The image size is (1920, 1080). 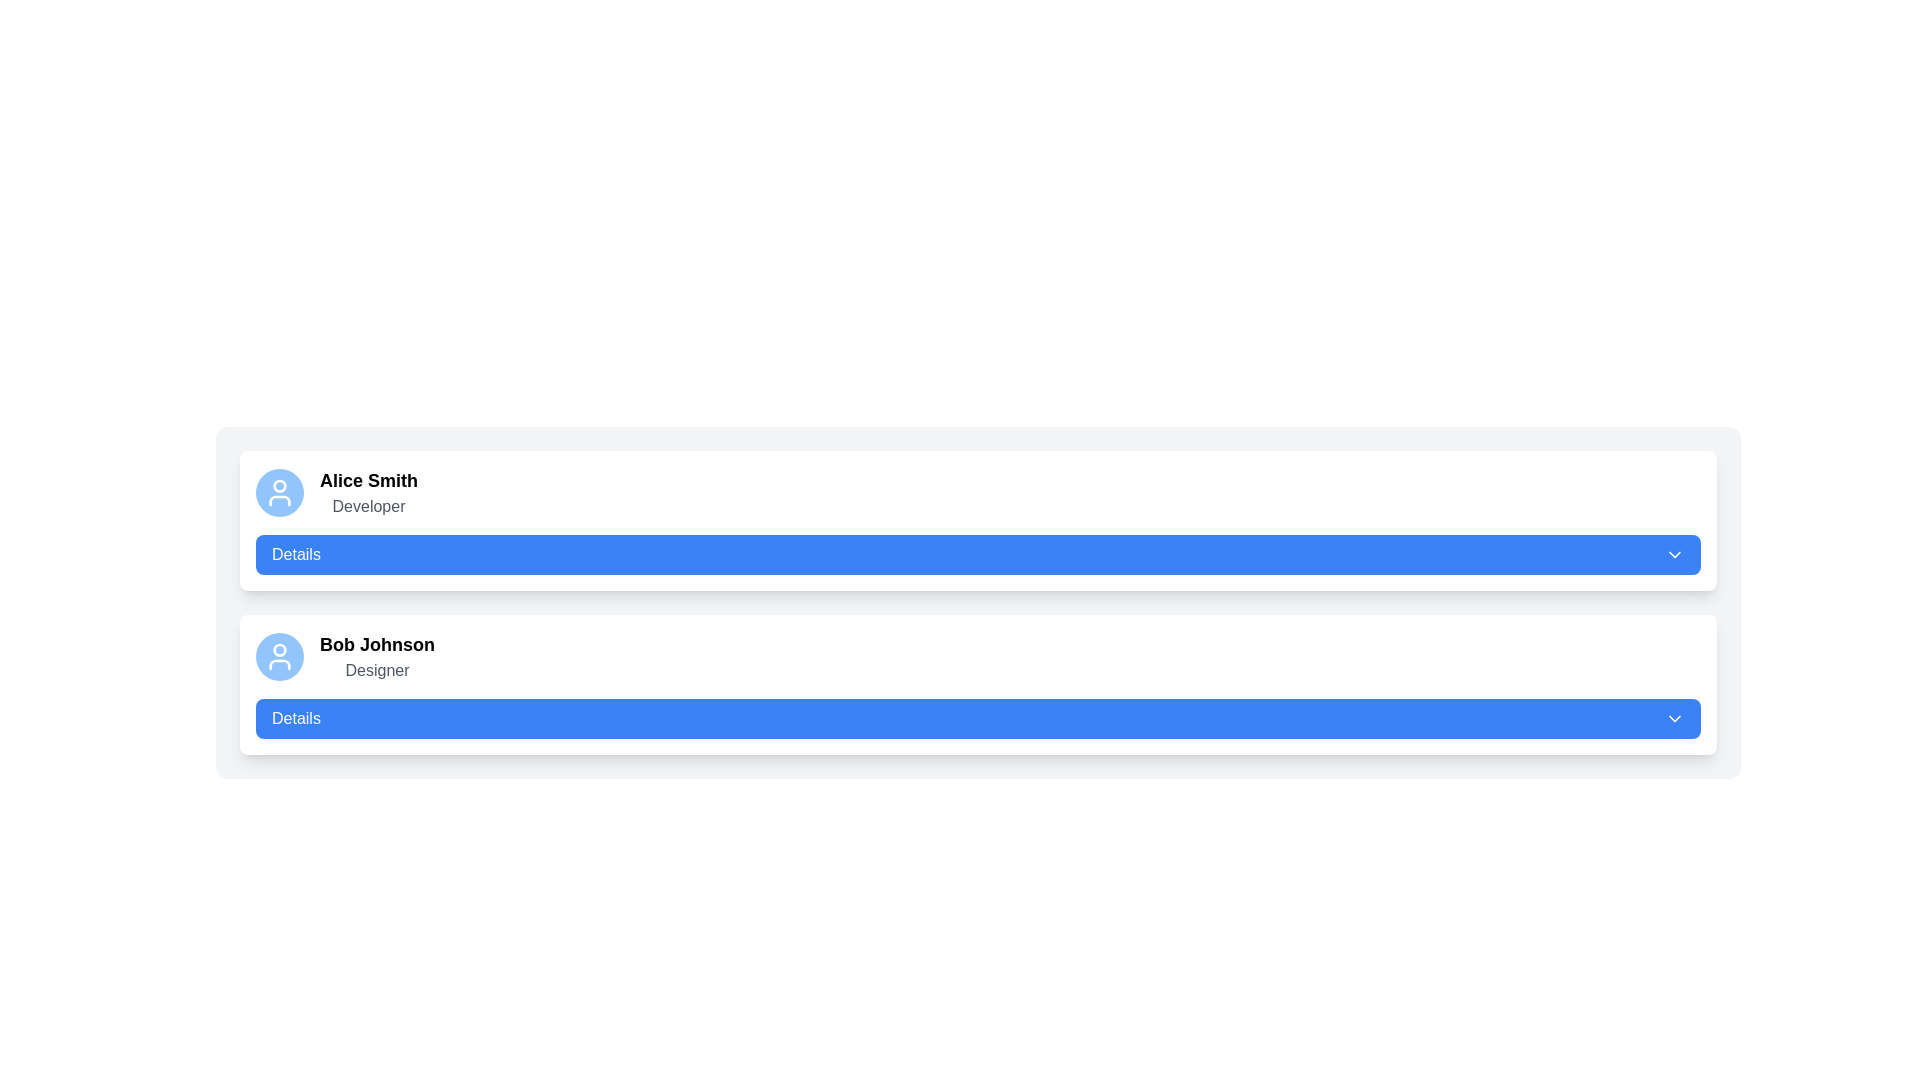 What do you see at coordinates (1675, 717) in the screenshot?
I see `the downward-facing chevron icon with a blue background located on the right side of the 'Details' button` at bounding box center [1675, 717].